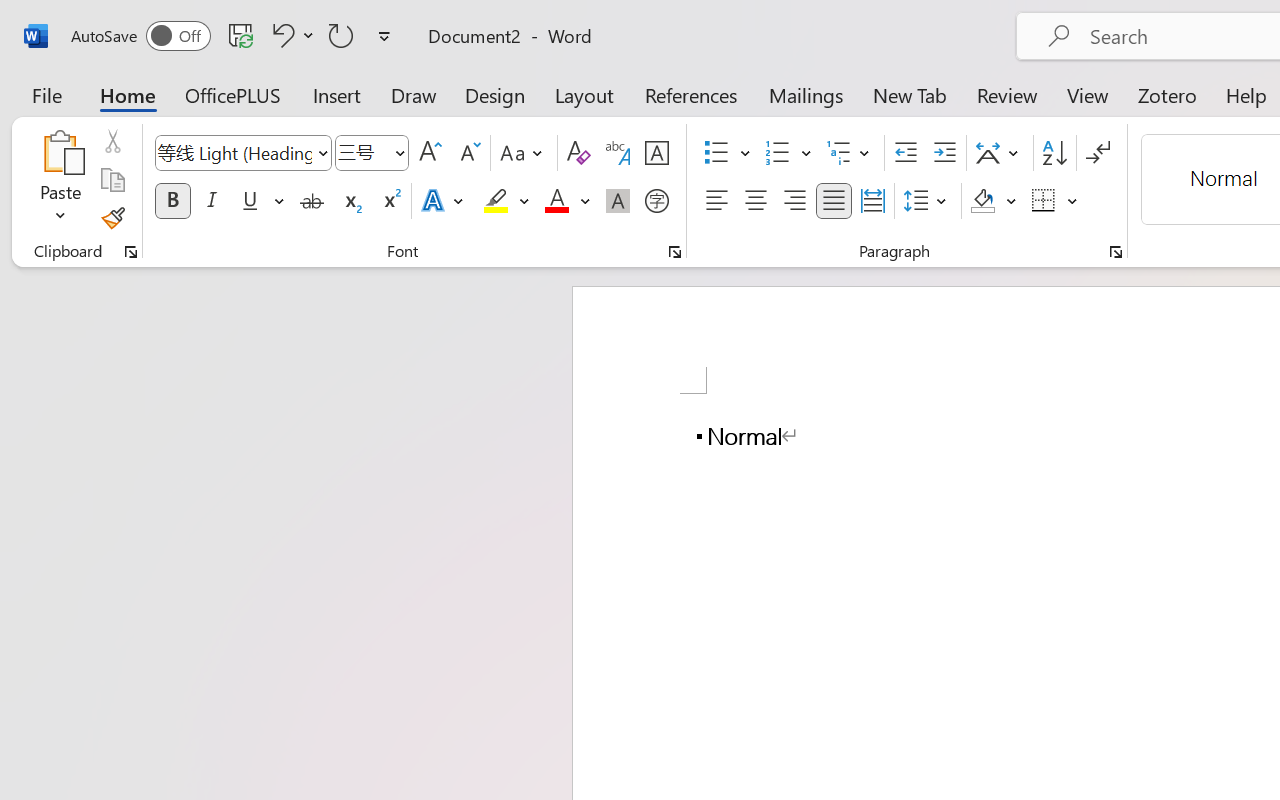 Image resolution: width=1280 pixels, height=800 pixels. I want to click on 'Grow Font', so click(429, 153).